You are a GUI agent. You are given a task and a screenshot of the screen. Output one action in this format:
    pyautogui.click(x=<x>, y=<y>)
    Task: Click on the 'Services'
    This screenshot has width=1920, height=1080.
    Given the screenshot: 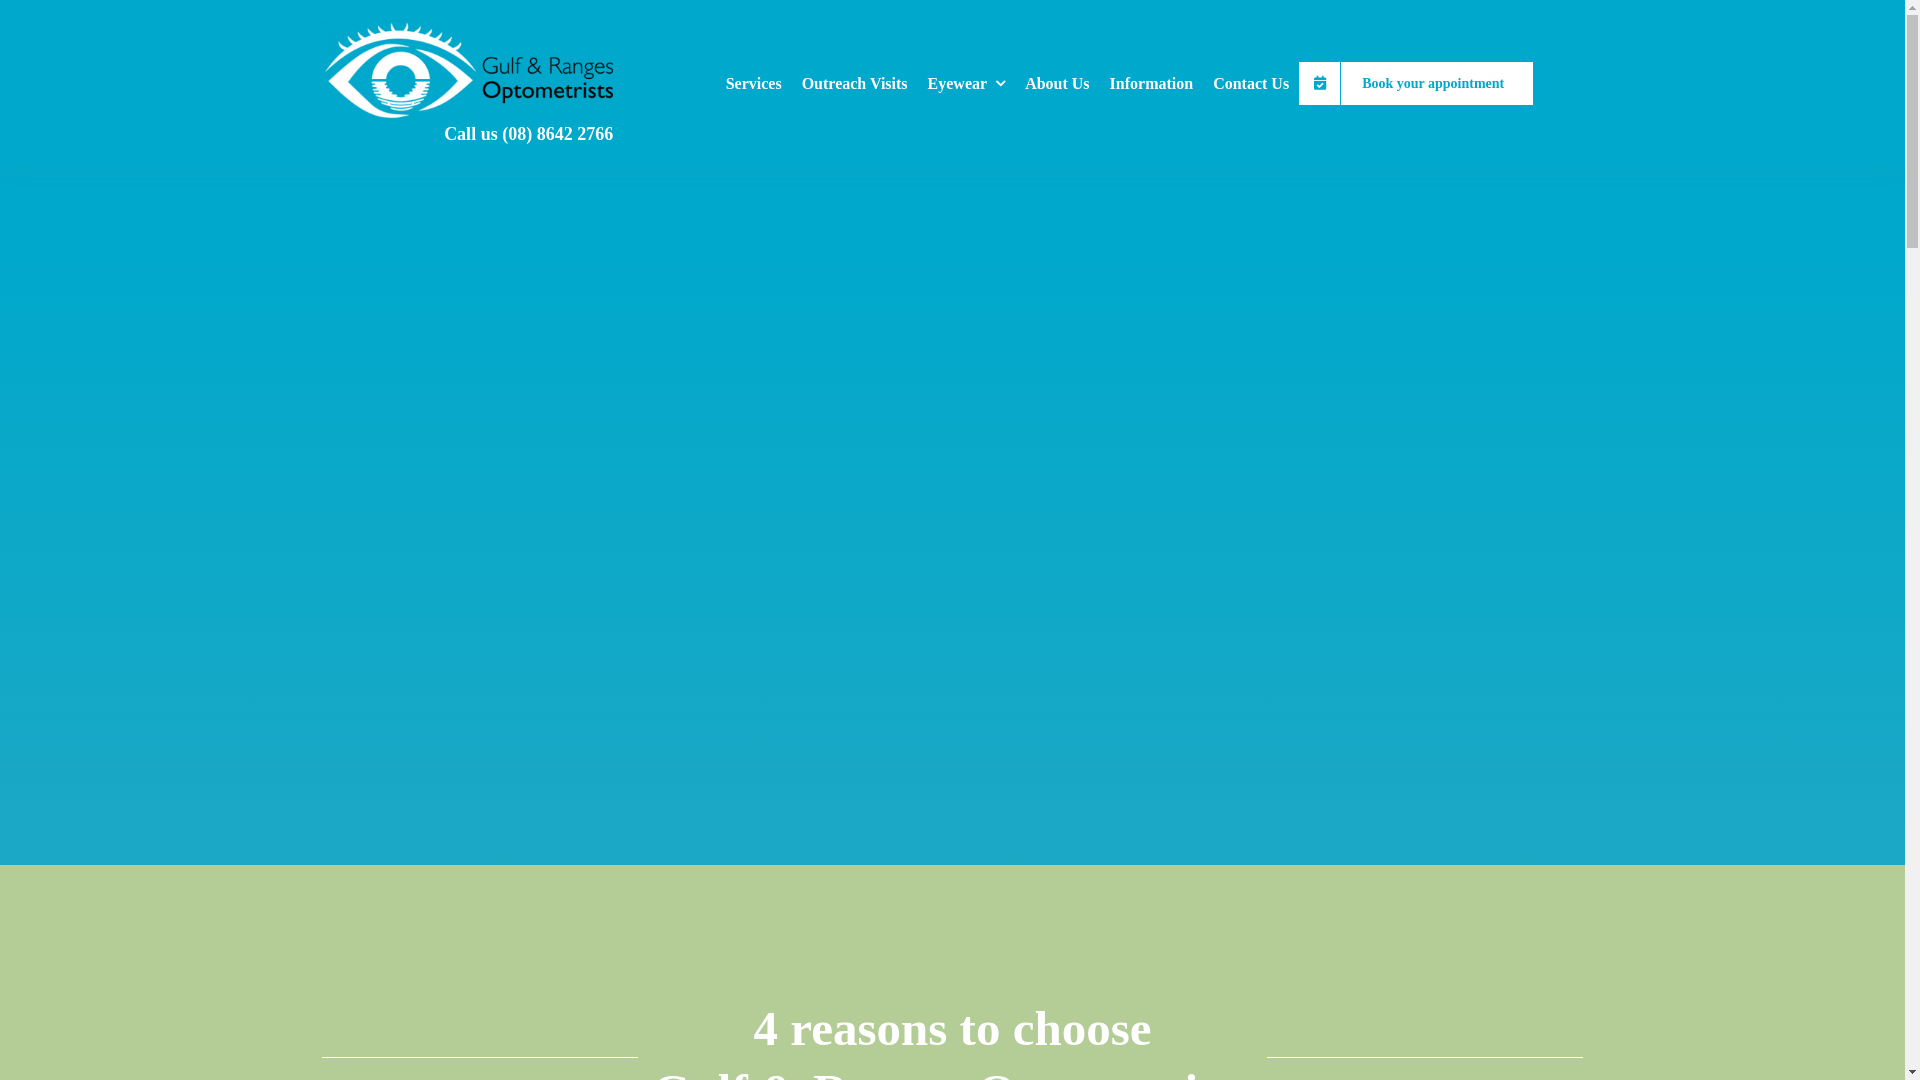 What is the action you would take?
    pyautogui.click(x=752, y=82)
    